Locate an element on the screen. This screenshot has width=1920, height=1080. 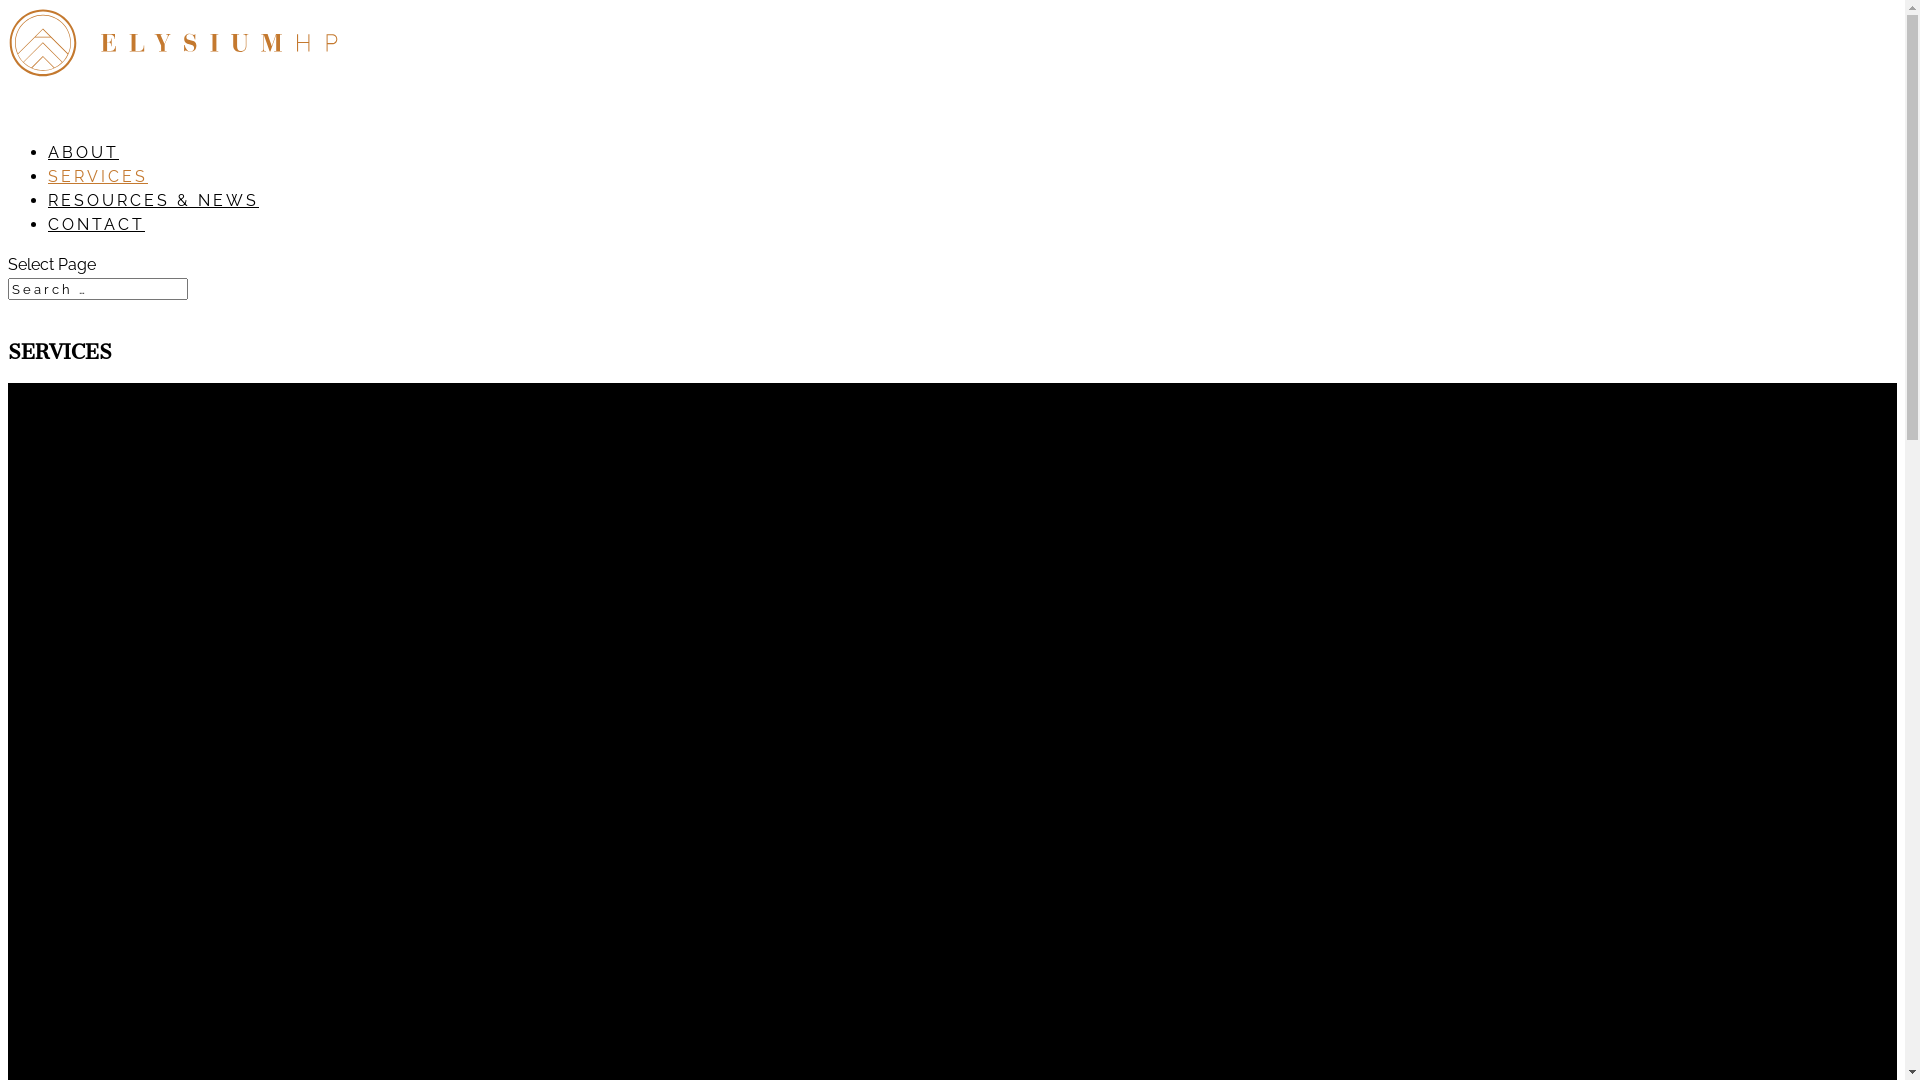
'SERVICES' is located at coordinates (96, 196).